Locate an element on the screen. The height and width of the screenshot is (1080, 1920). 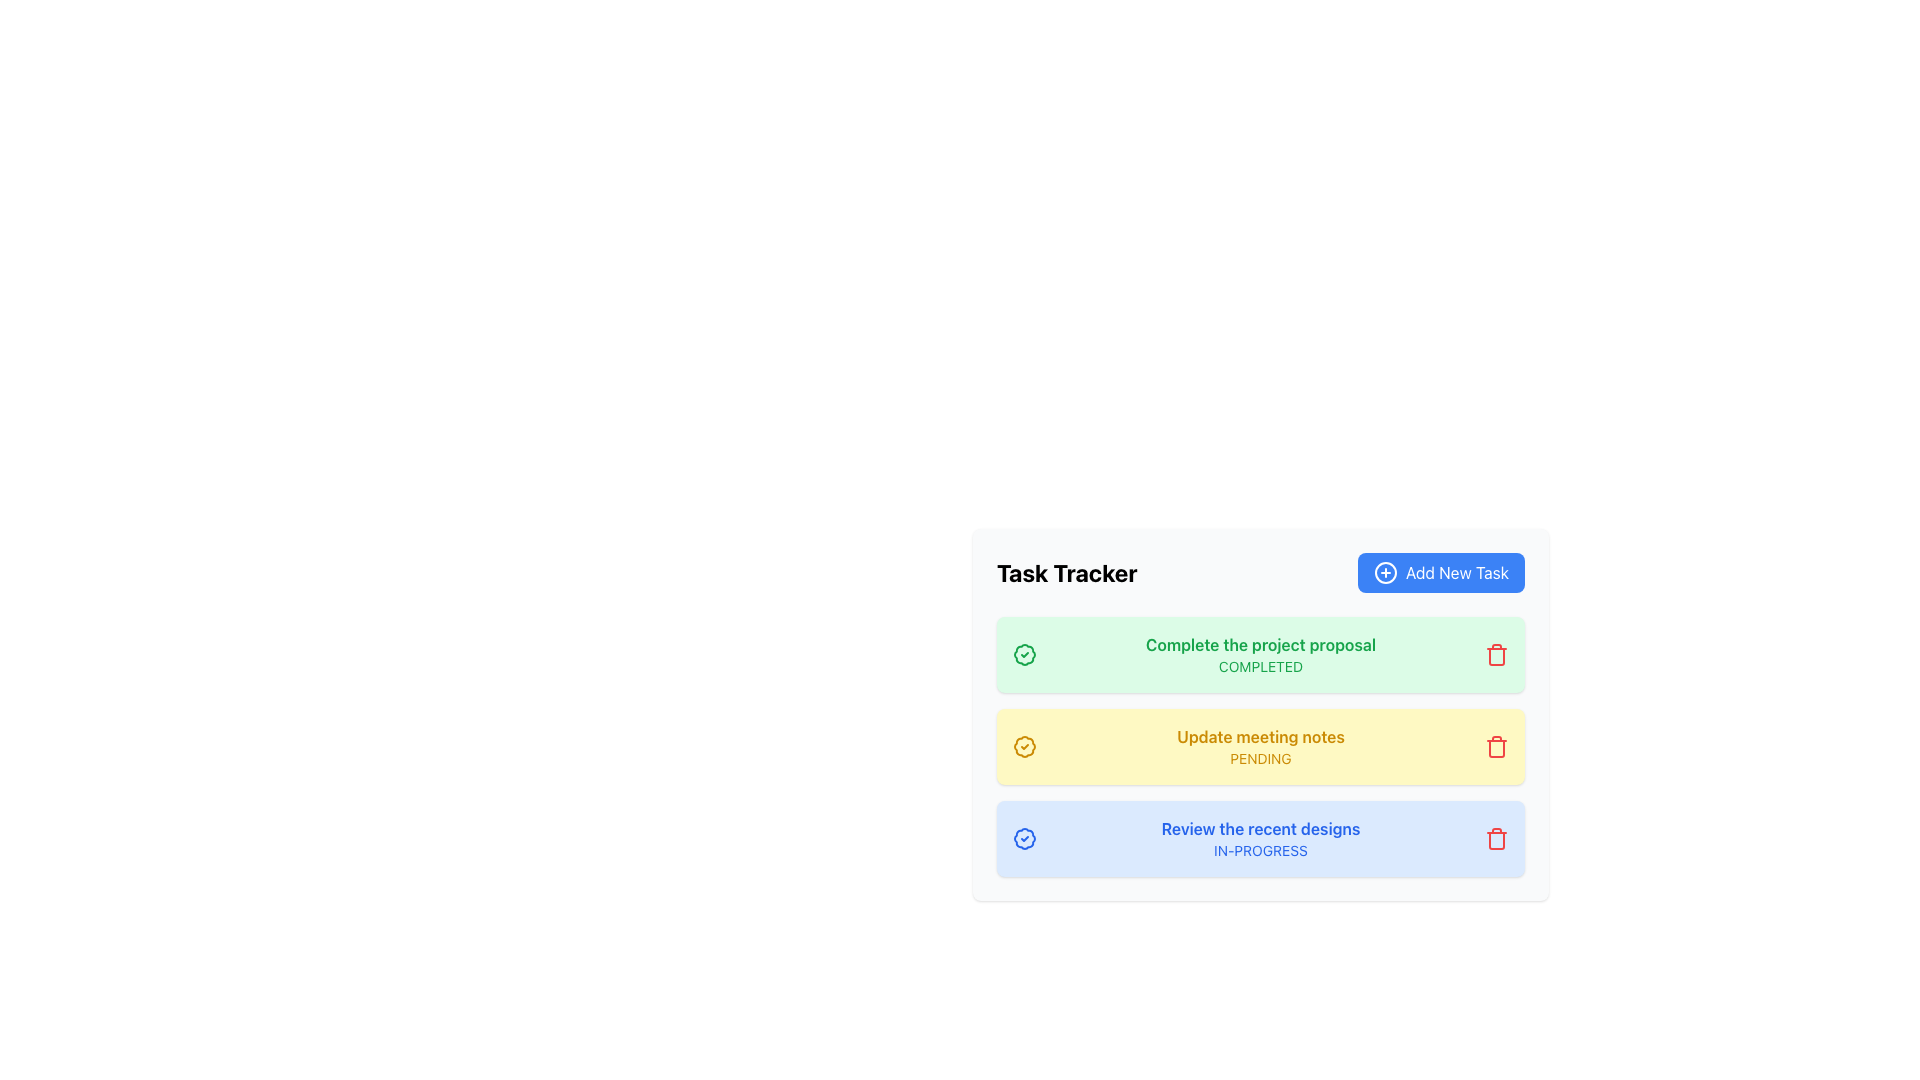
the center component of the trash can icon located at the far right of the 'Update meeting notes' task row, which is the second task item from the top is located at coordinates (1497, 748).